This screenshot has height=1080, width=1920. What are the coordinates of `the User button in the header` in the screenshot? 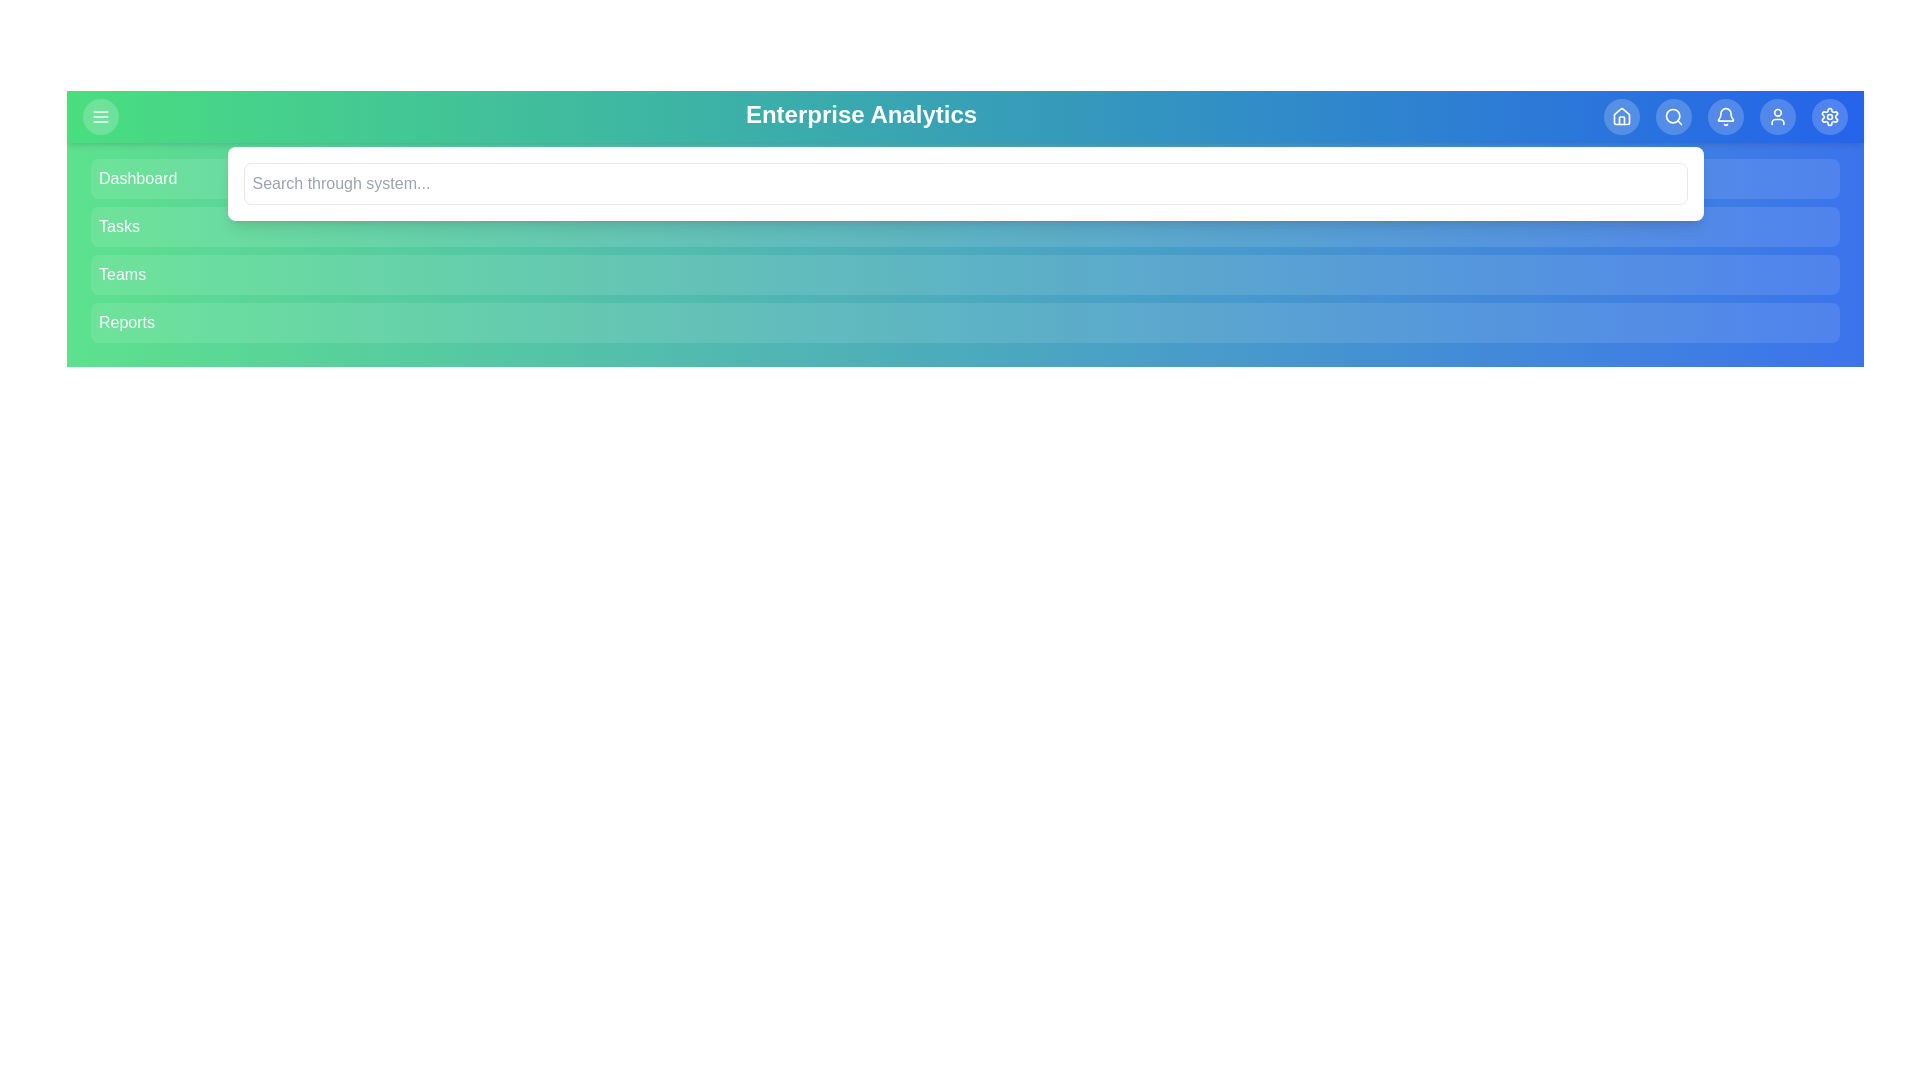 It's located at (1777, 116).